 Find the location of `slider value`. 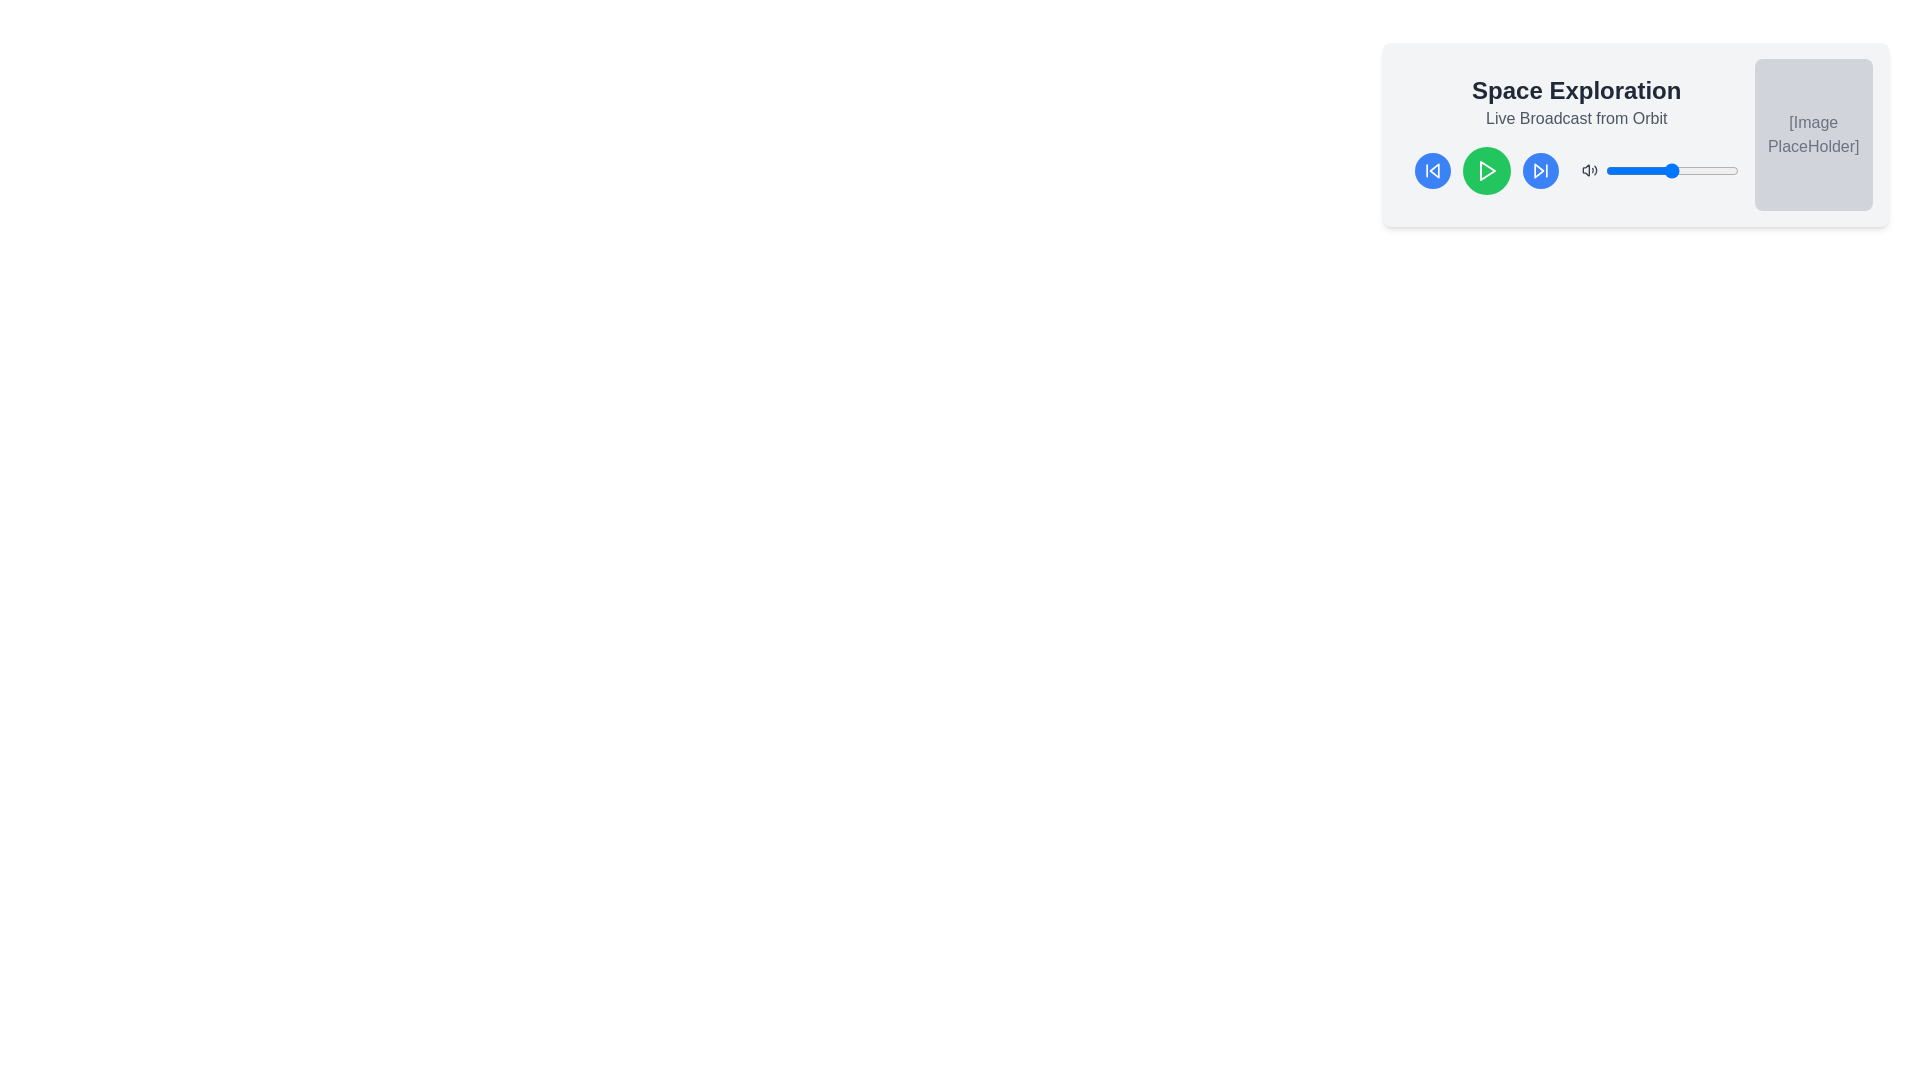

slider value is located at coordinates (1692, 169).